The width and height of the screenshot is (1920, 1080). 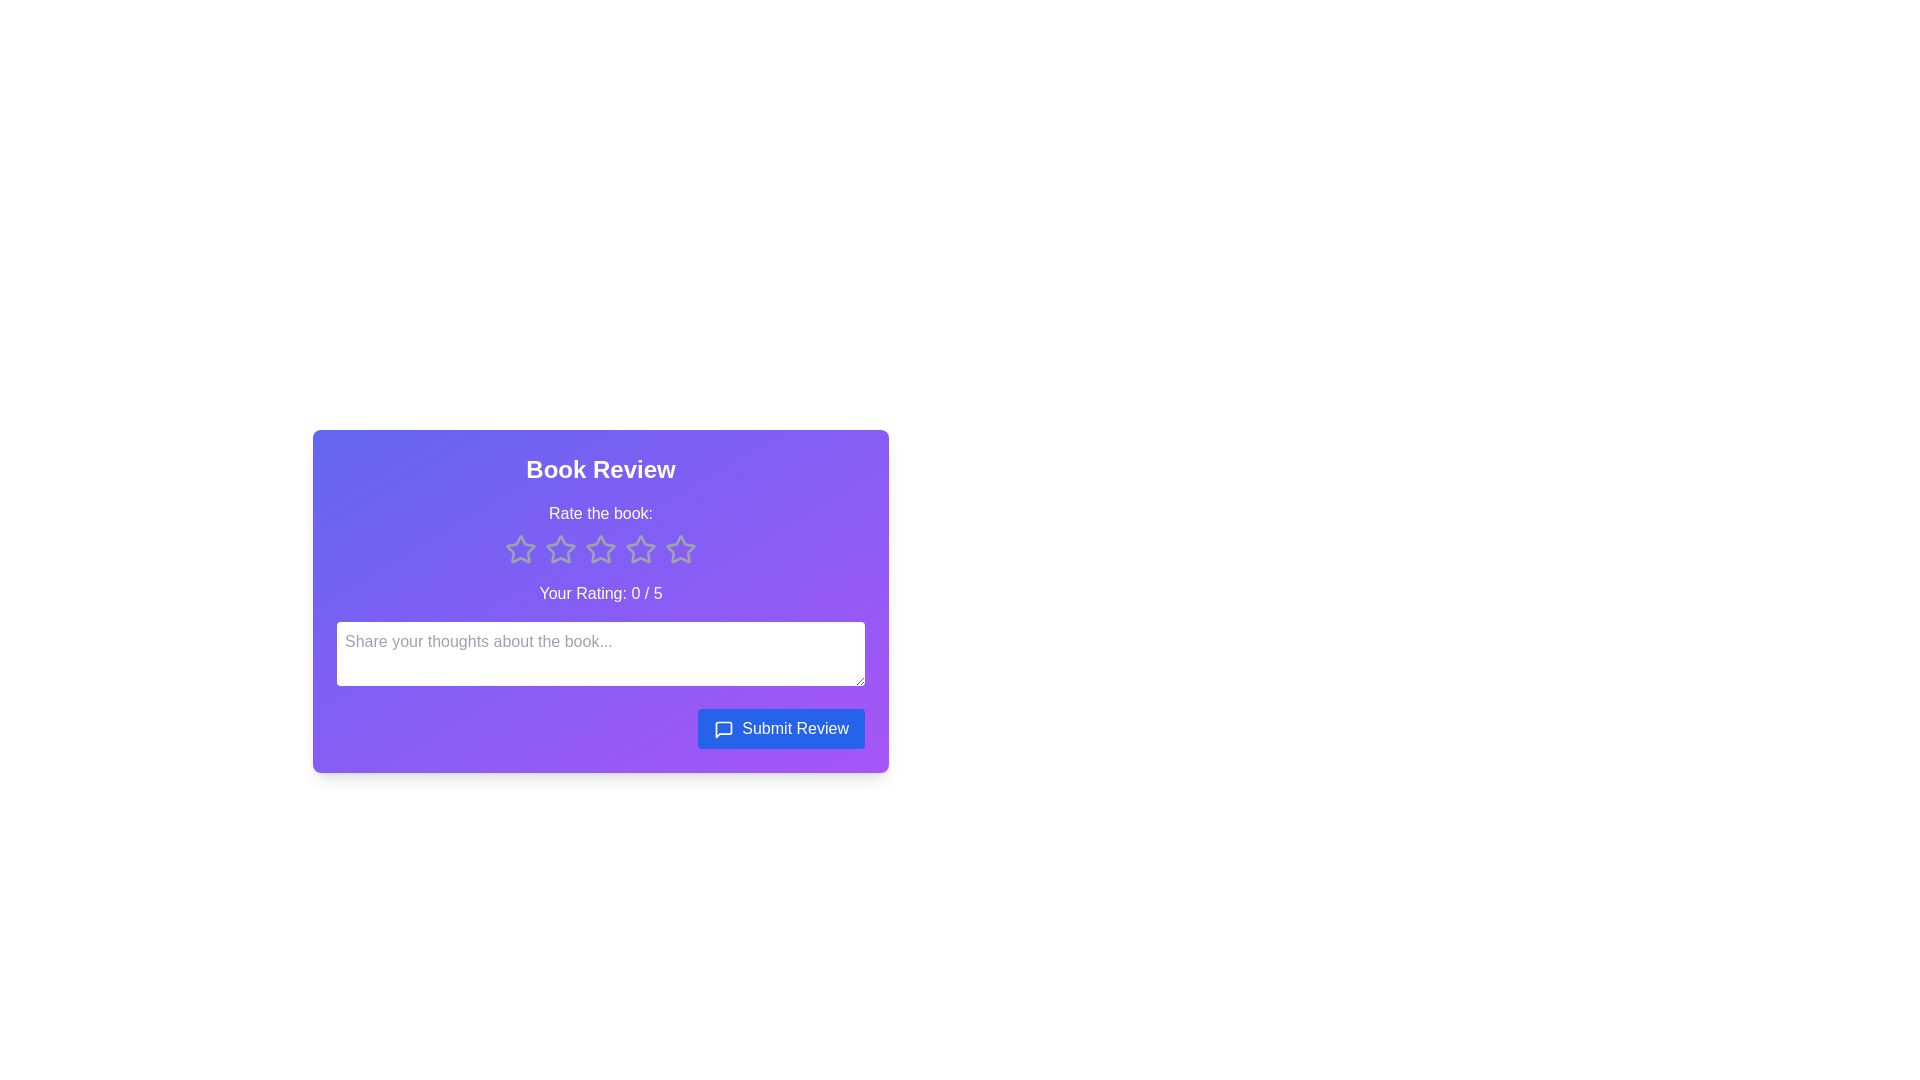 What do you see at coordinates (560, 550) in the screenshot?
I see `the book rating to 2 stars by clicking the corresponding star` at bounding box center [560, 550].